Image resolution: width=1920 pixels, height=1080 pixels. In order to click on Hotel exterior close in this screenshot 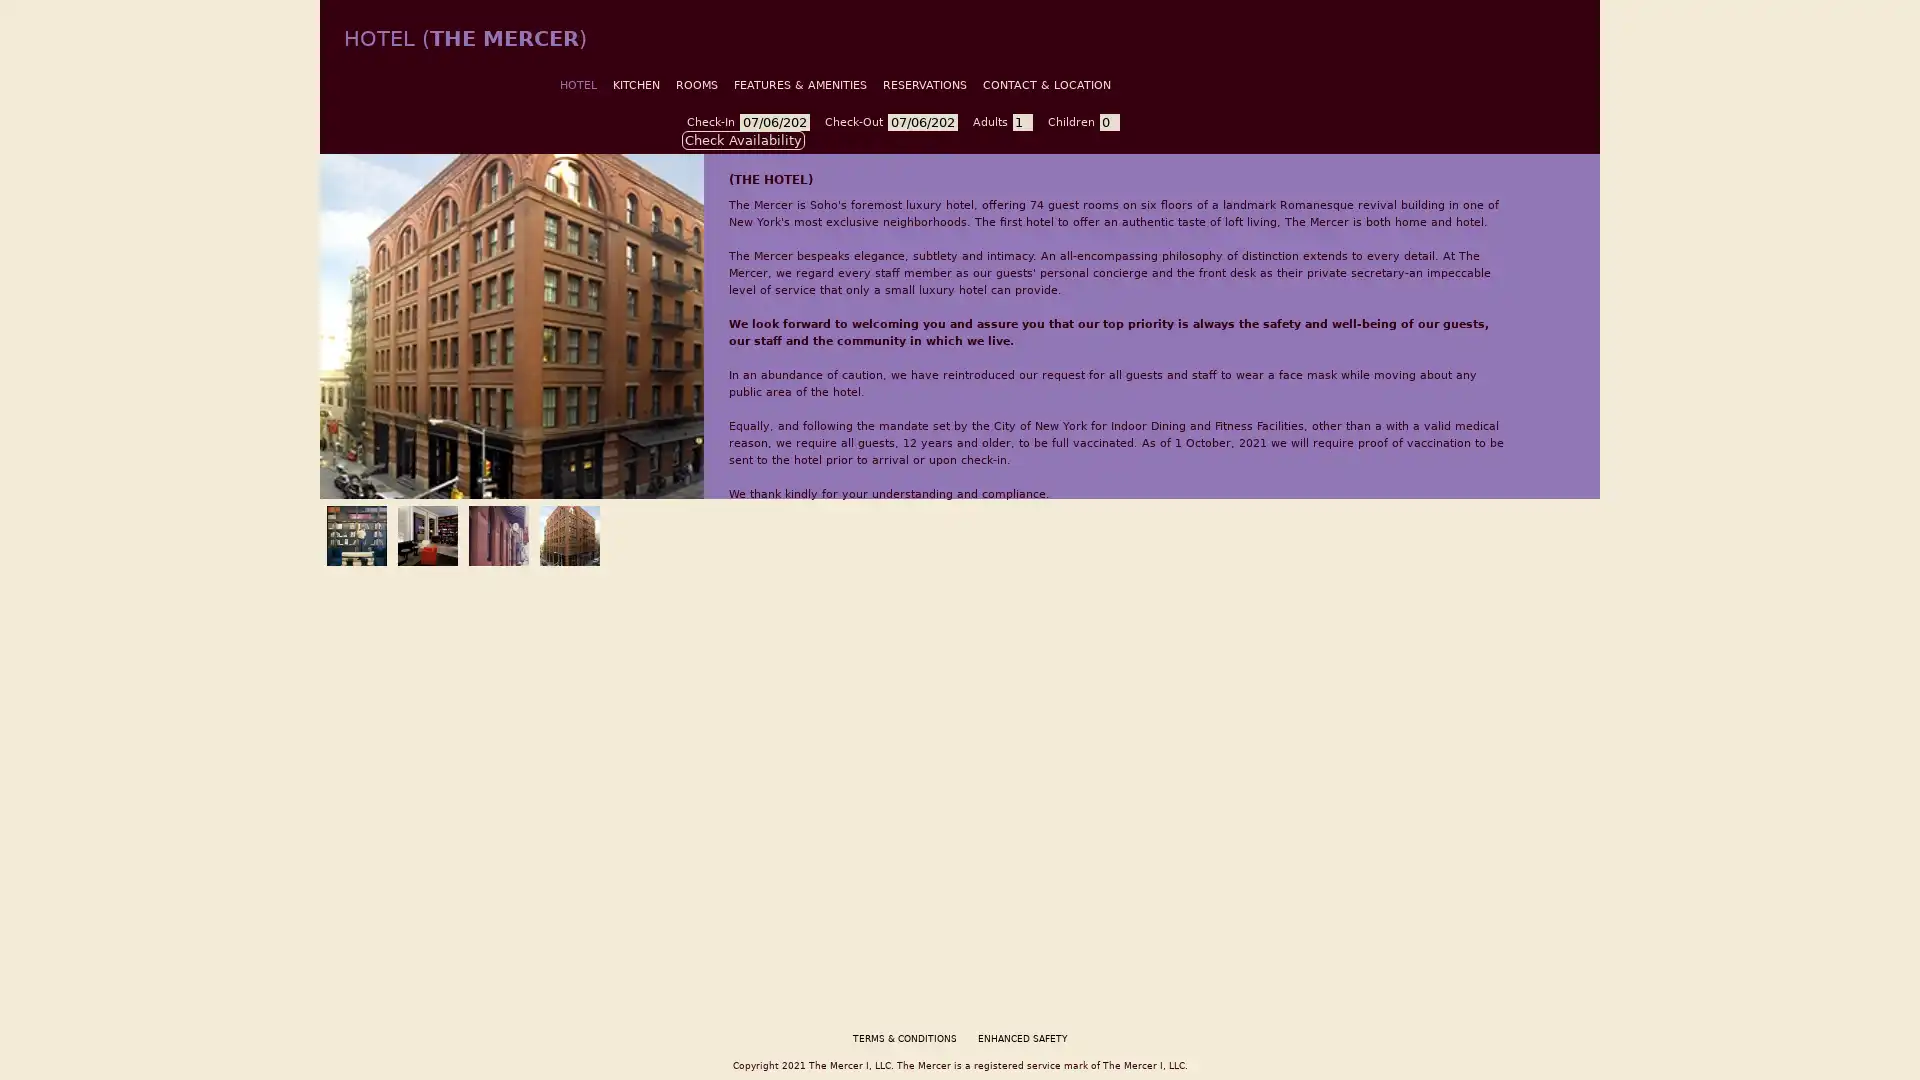, I will do `click(495, 531)`.